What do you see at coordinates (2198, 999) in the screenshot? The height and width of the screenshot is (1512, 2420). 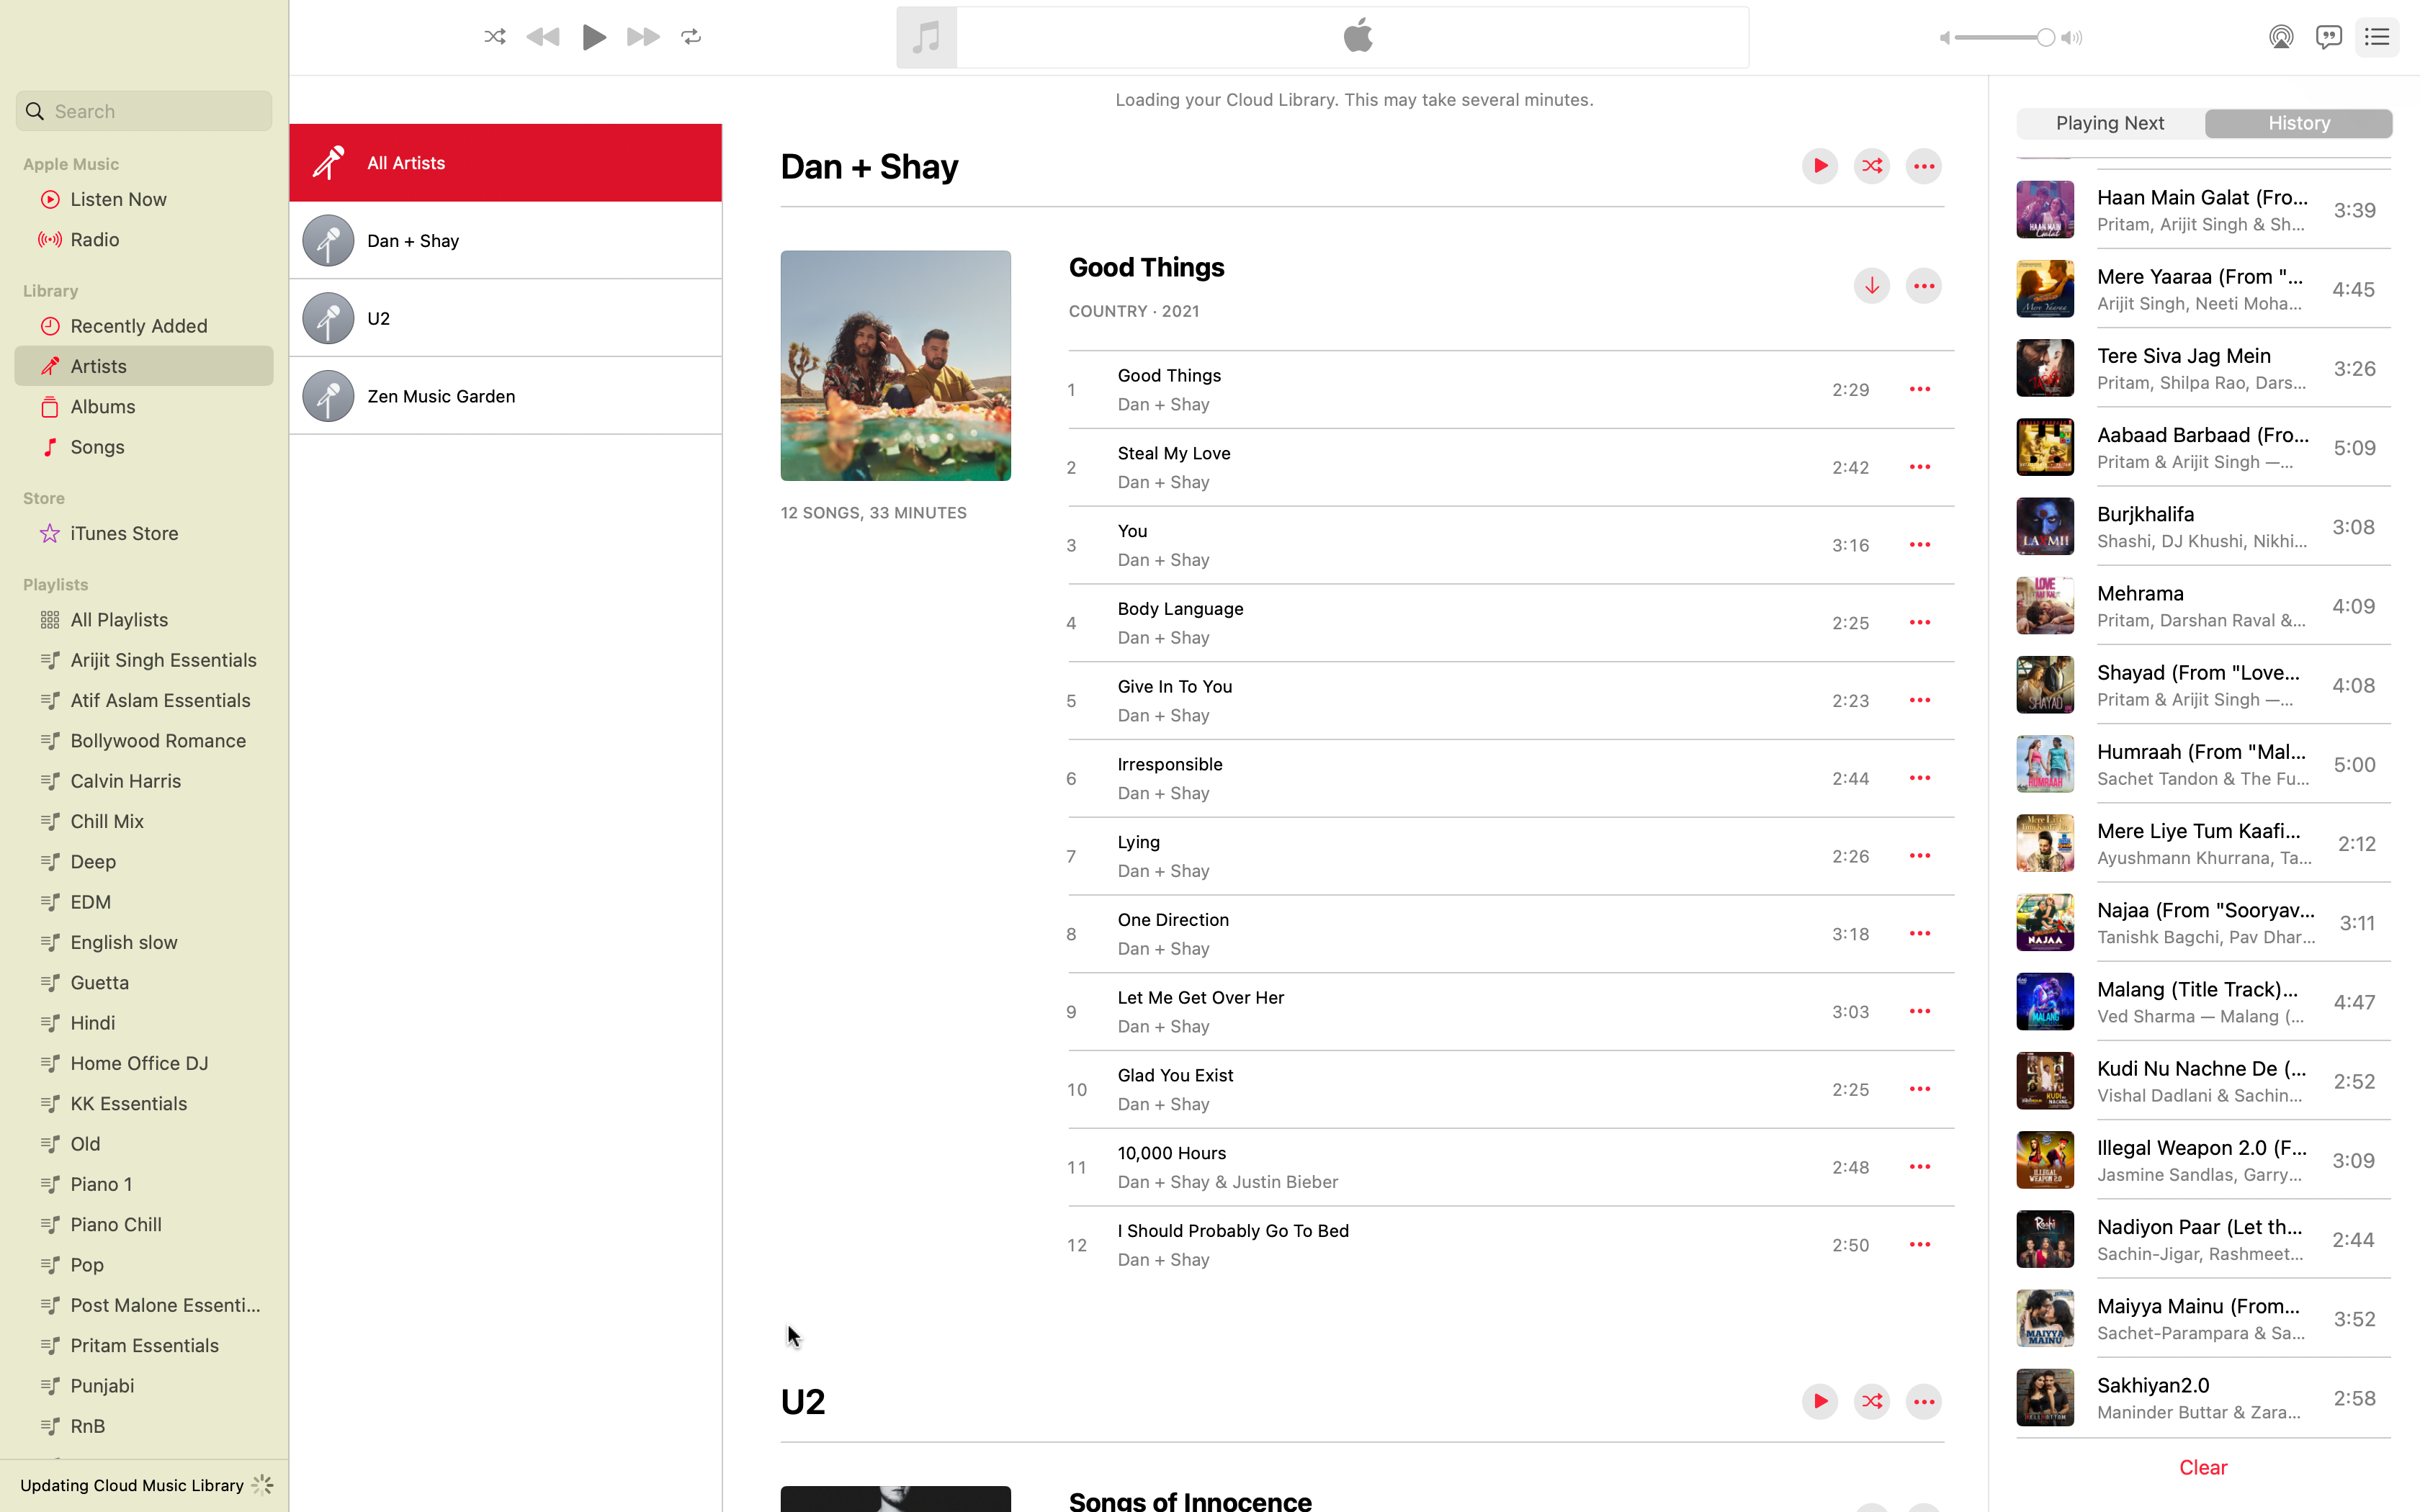 I see `Execute the playback of "Malang` at bounding box center [2198, 999].